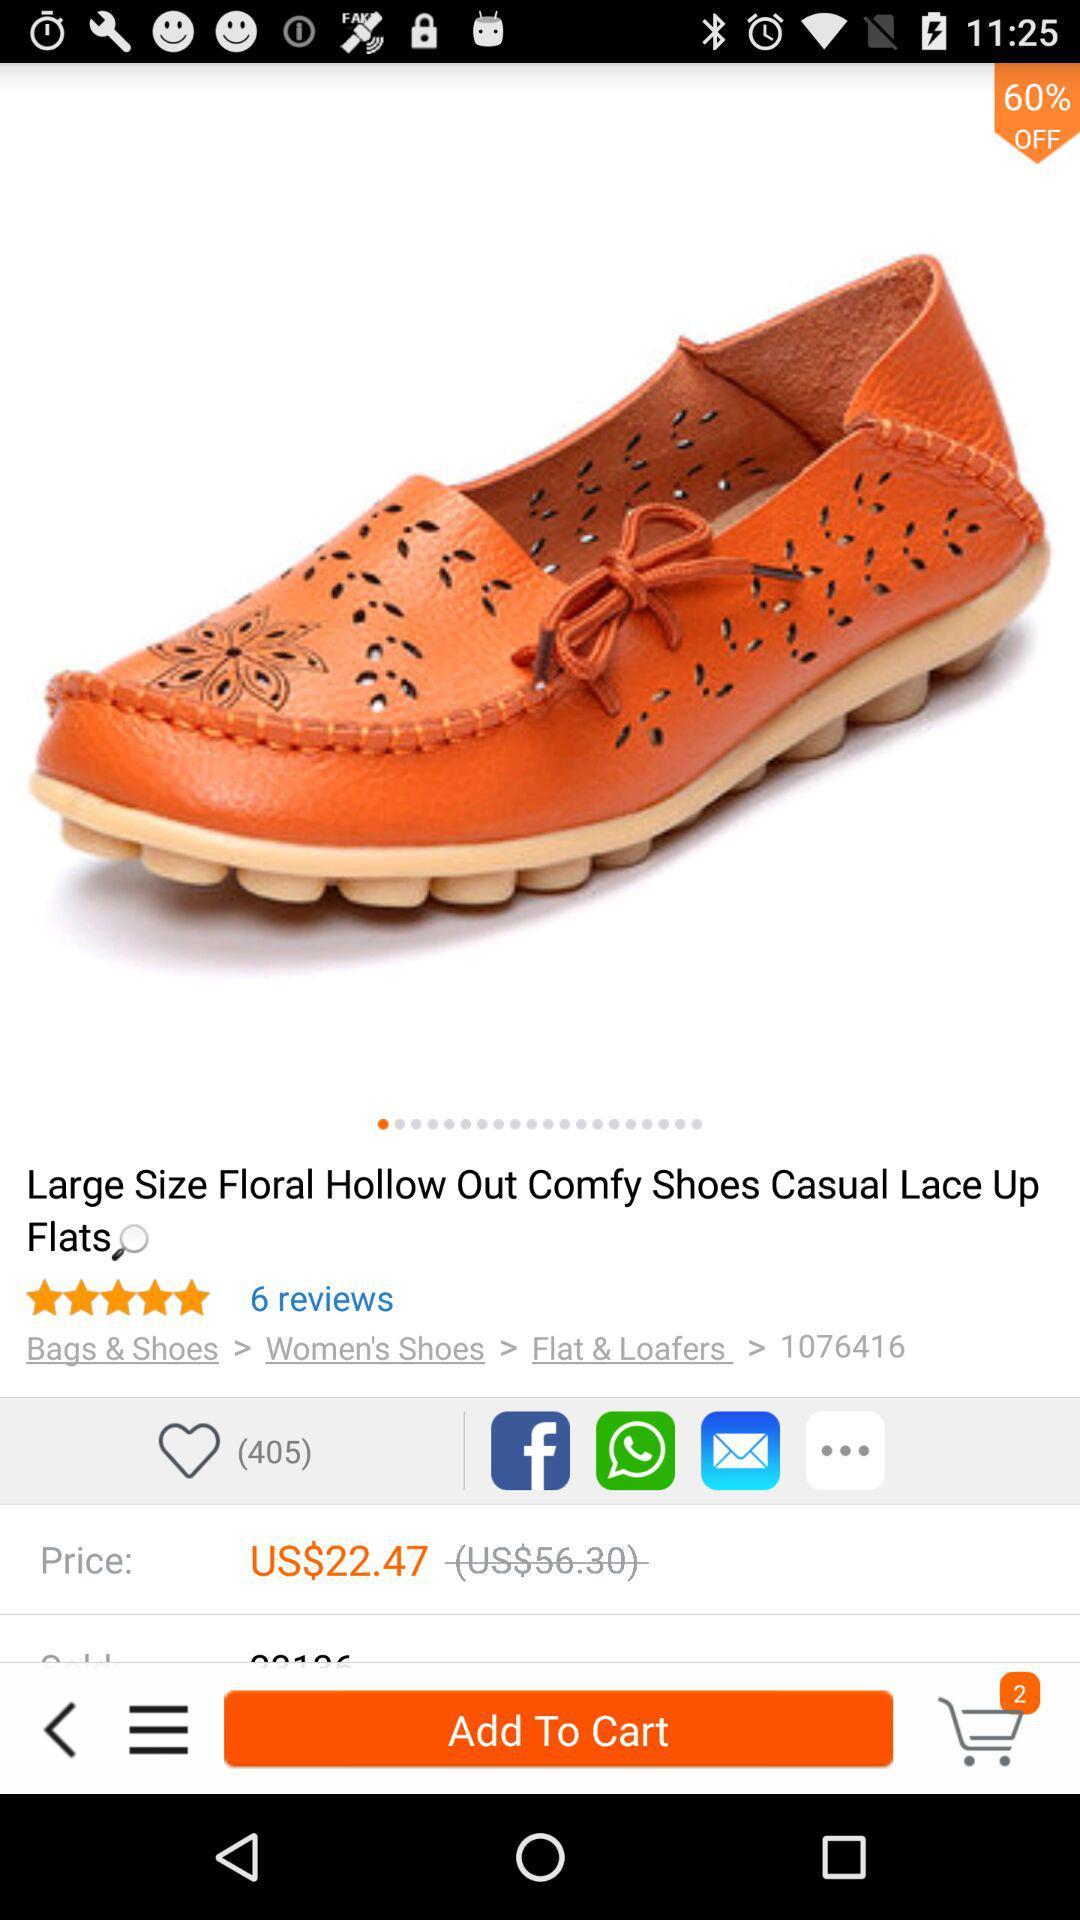 The height and width of the screenshot is (1920, 1080). I want to click on menu, so click(157, 1728).